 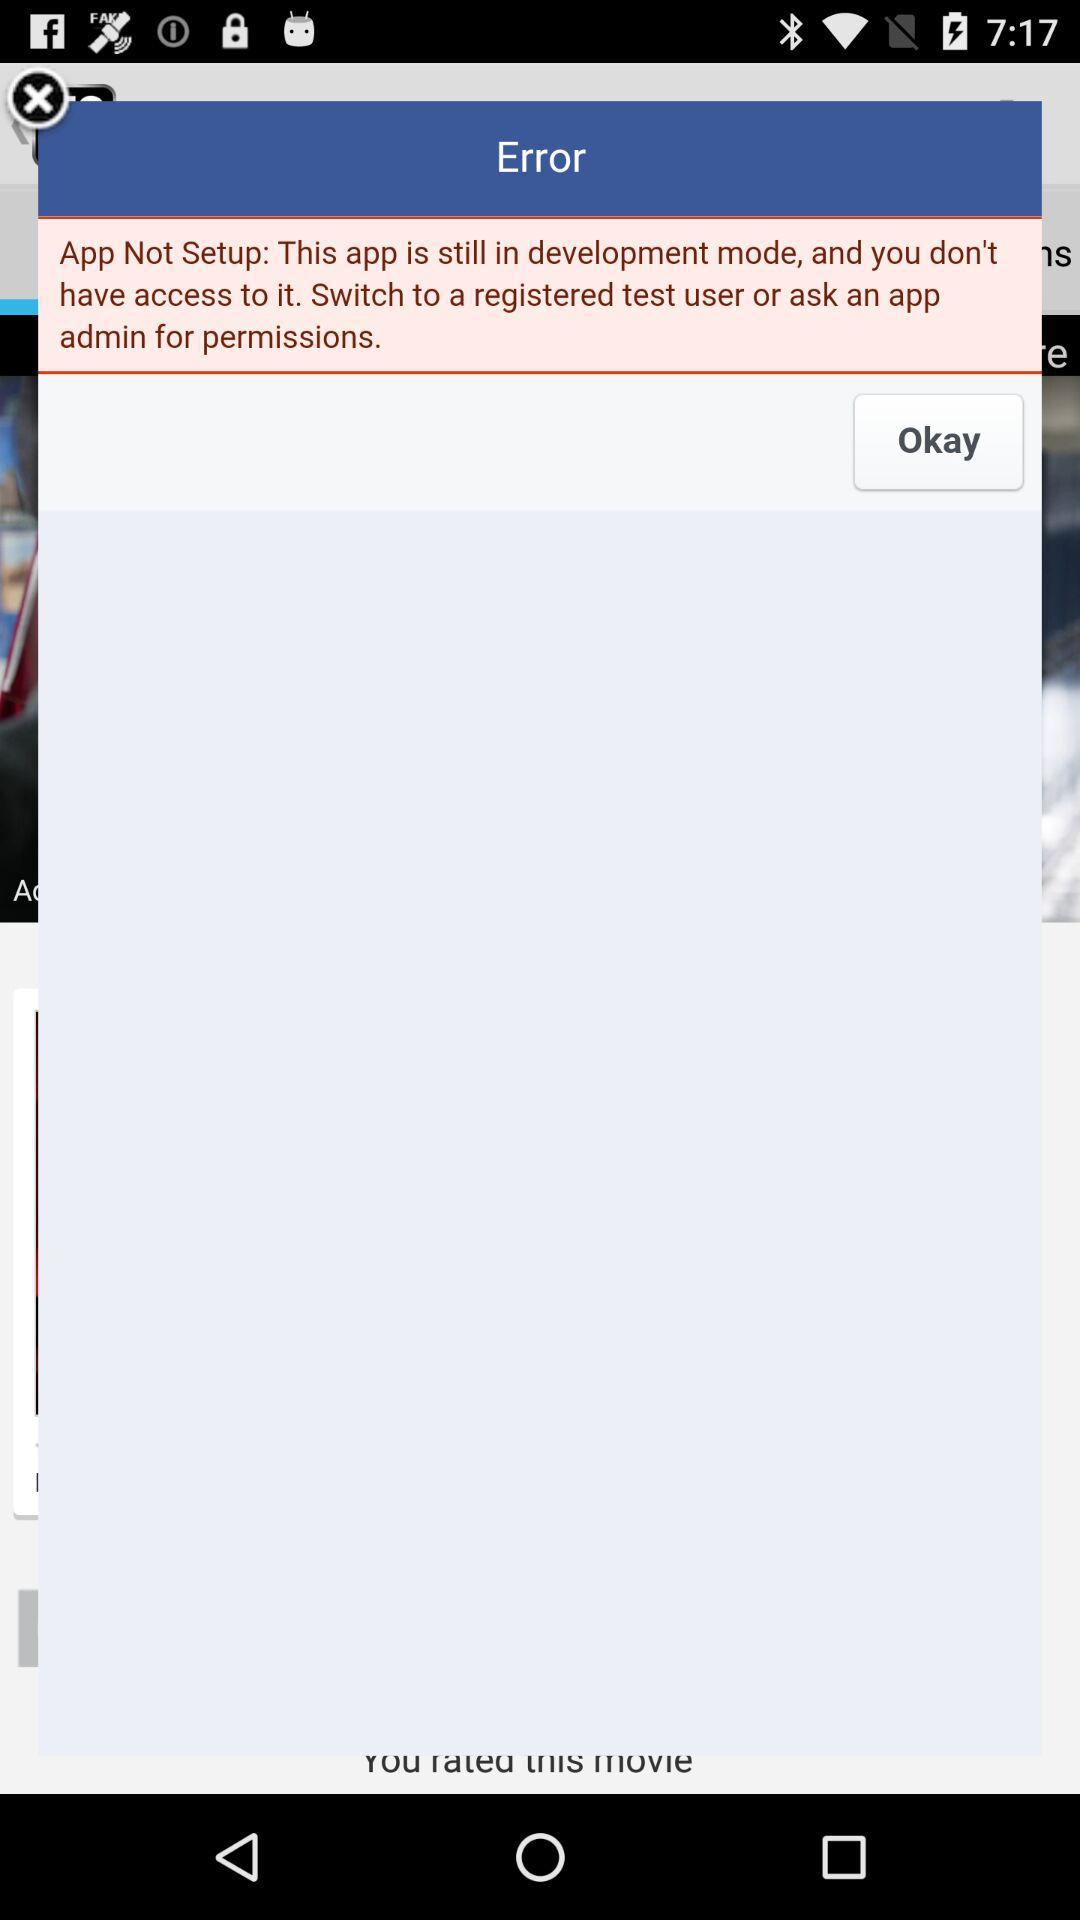 What do you see at coordinates (38, 100) in the screenshot?
I see `the box` at bounding box center [38, 100].